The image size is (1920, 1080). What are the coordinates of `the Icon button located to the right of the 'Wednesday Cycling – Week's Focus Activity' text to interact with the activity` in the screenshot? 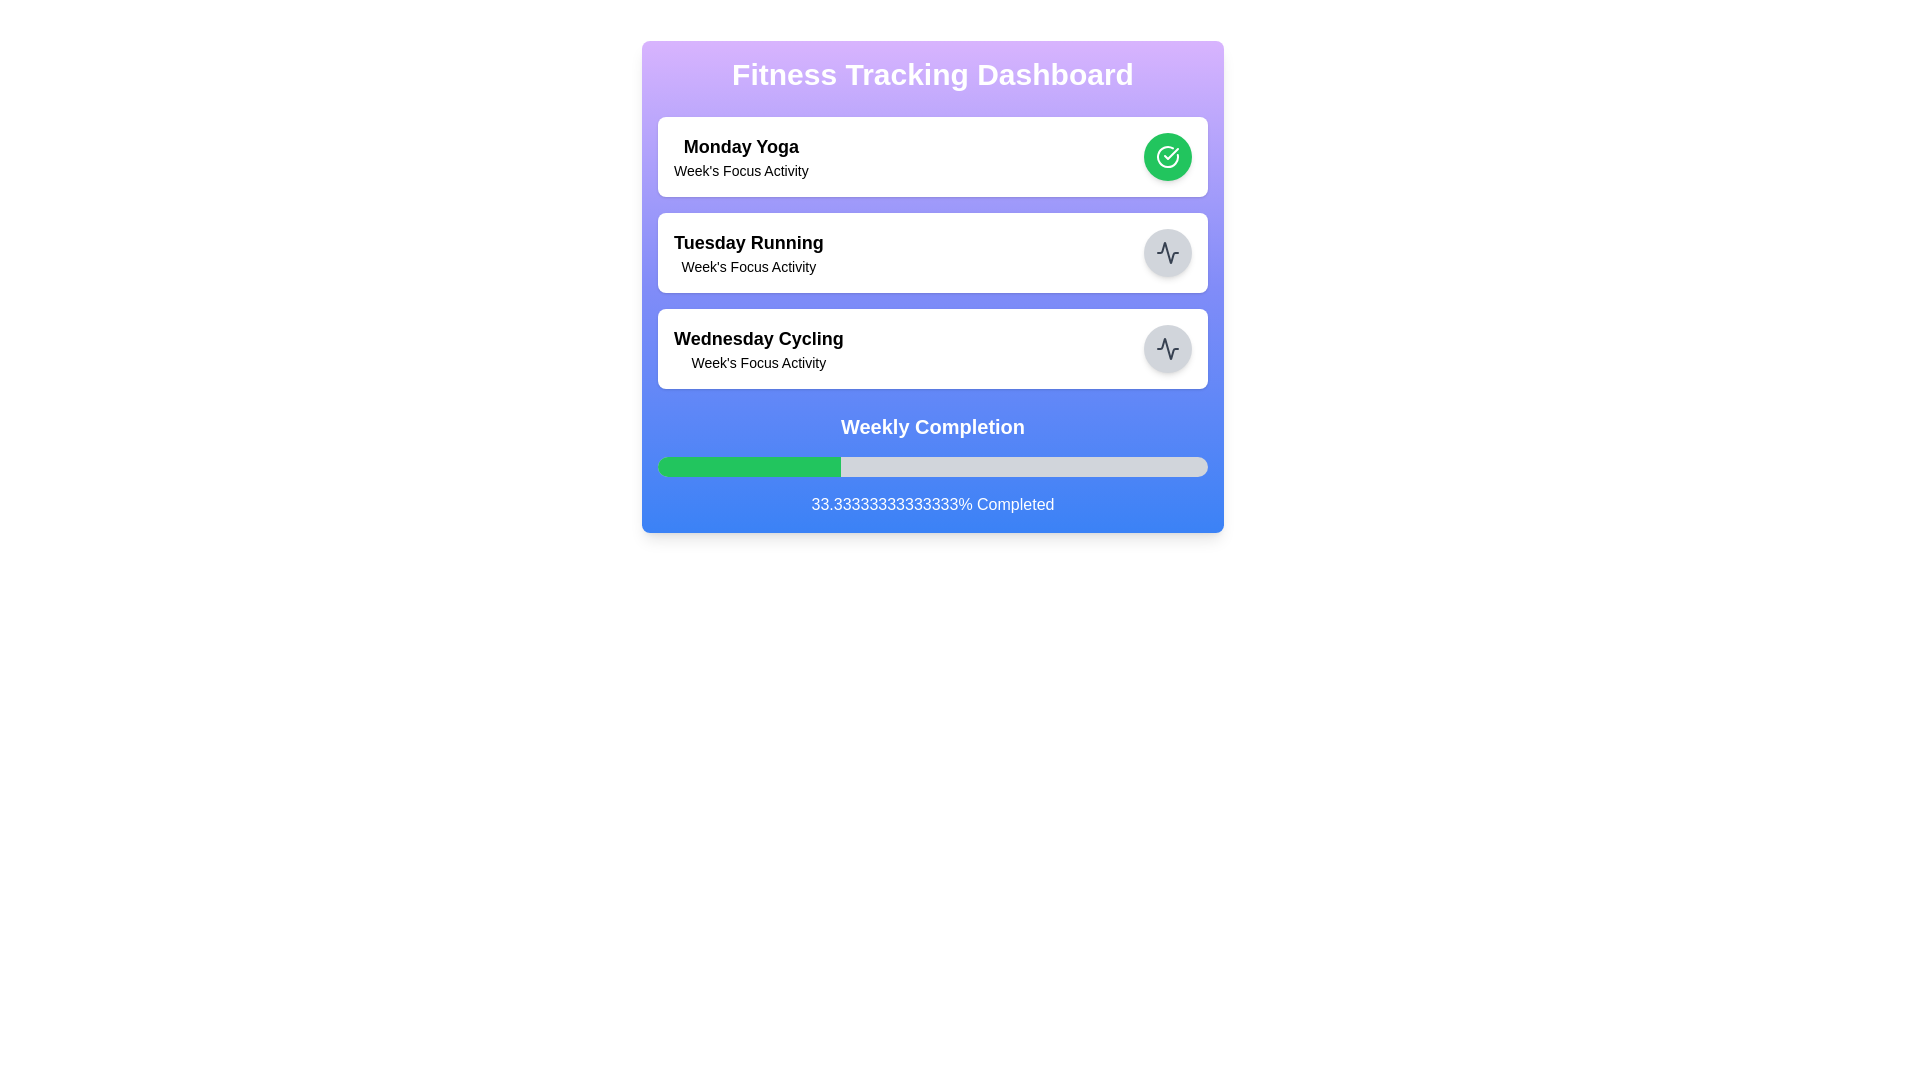 It's located at (1167, 347).